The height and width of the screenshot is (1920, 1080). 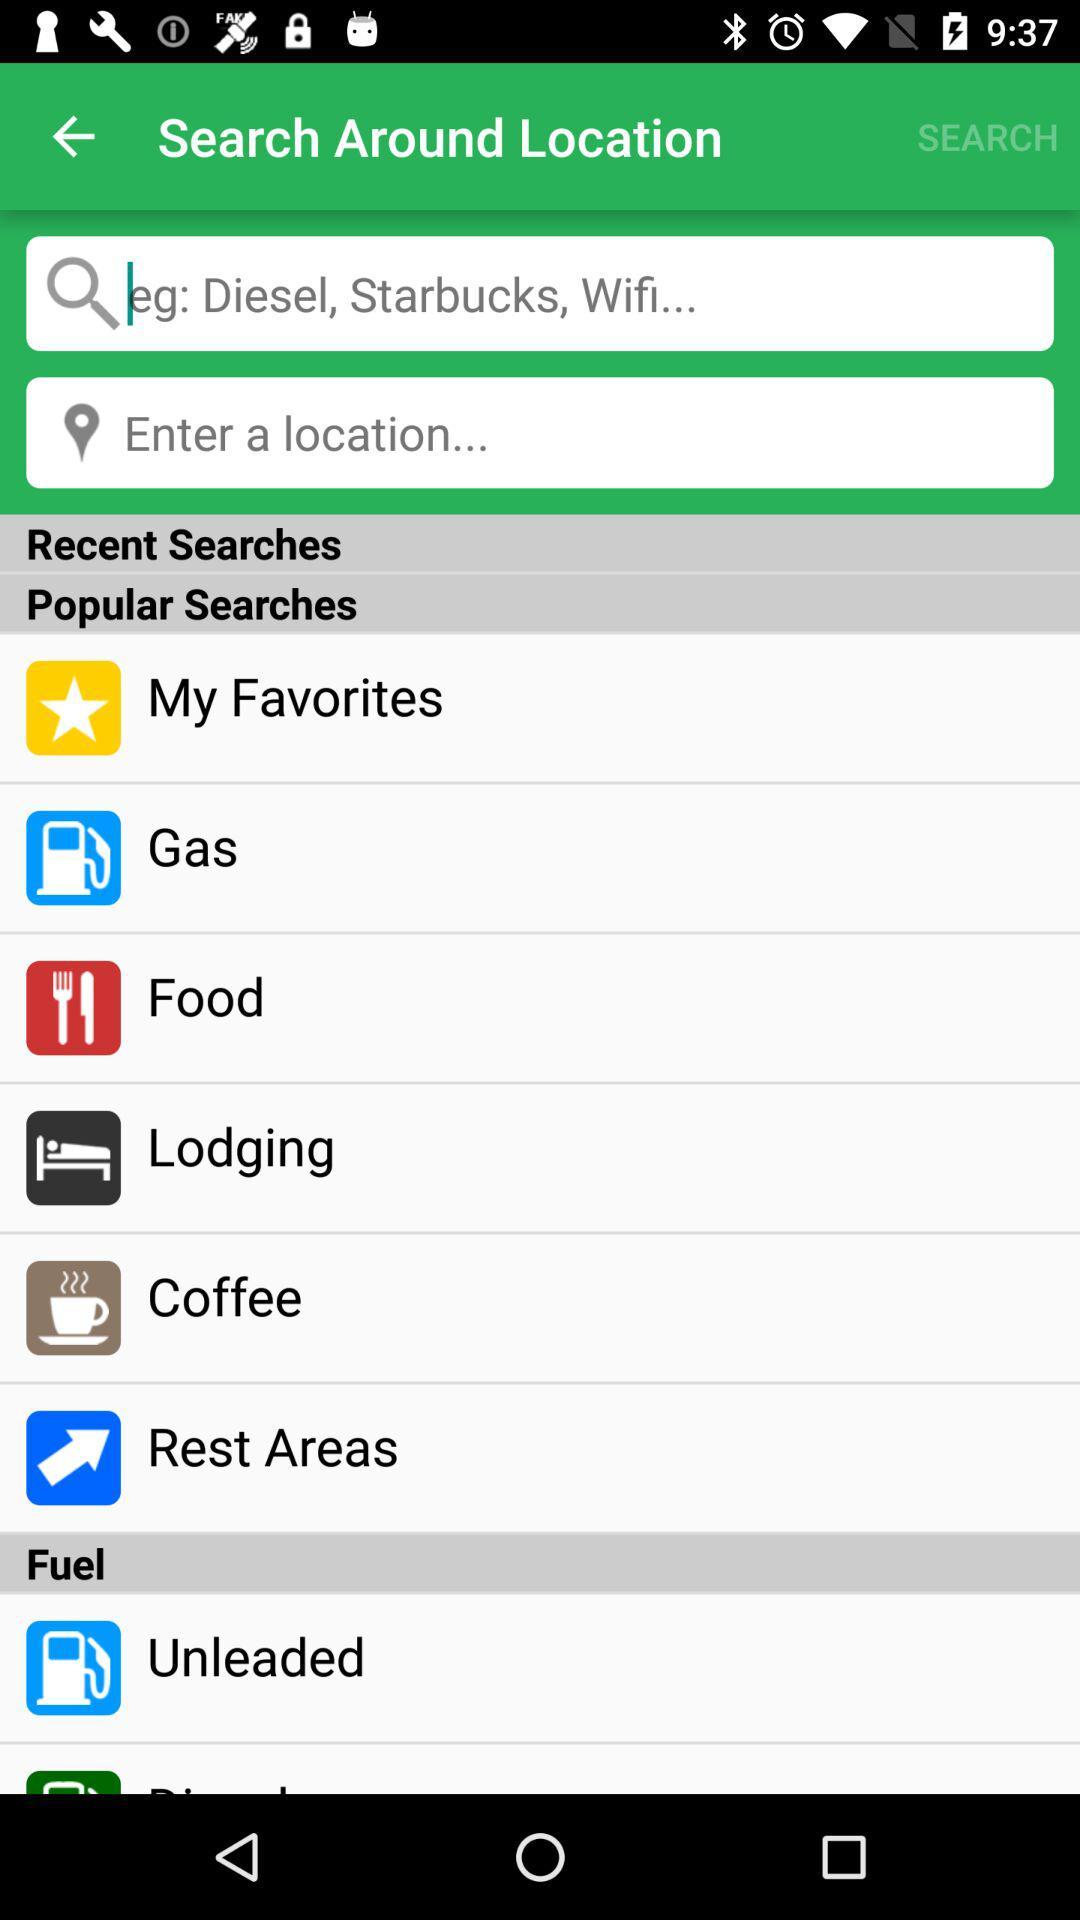 I want to click on lodging icon, so click(x=599, y=1145).